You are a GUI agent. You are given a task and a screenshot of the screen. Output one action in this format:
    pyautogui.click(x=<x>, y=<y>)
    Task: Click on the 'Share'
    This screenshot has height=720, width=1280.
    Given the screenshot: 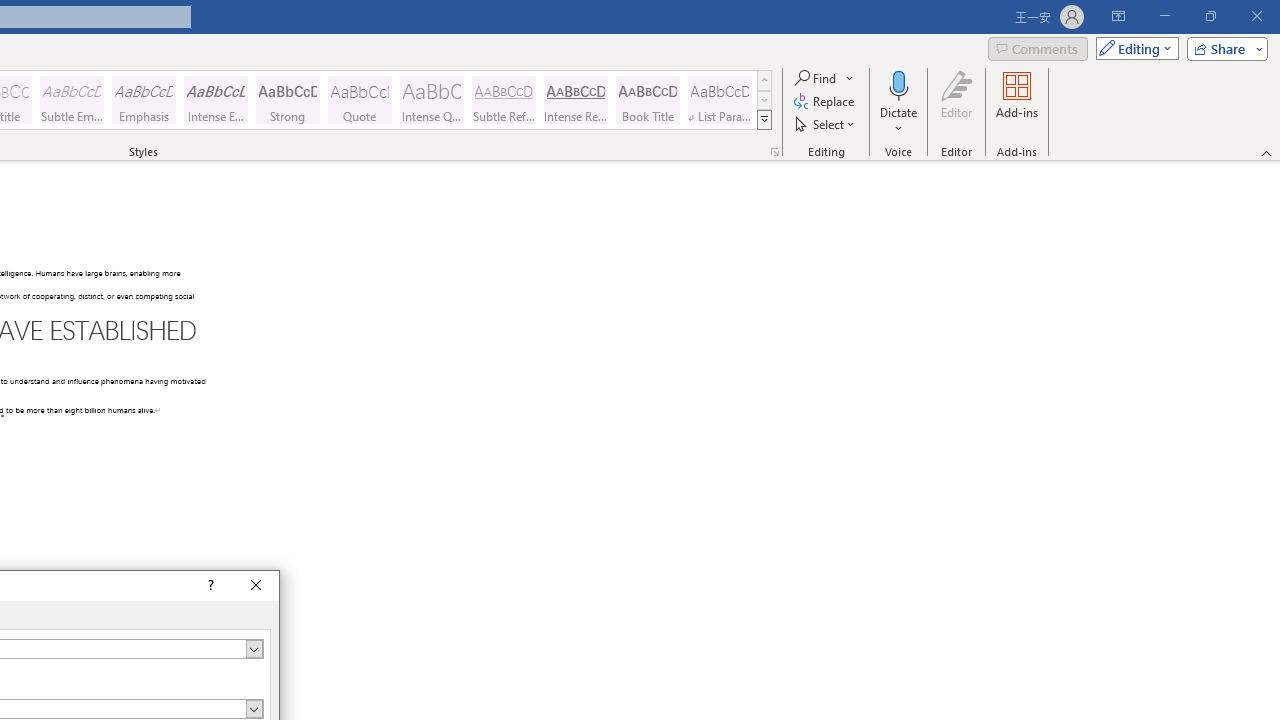 What is the action you would take?
    pyautogui.click(x=1222, y=47)
    